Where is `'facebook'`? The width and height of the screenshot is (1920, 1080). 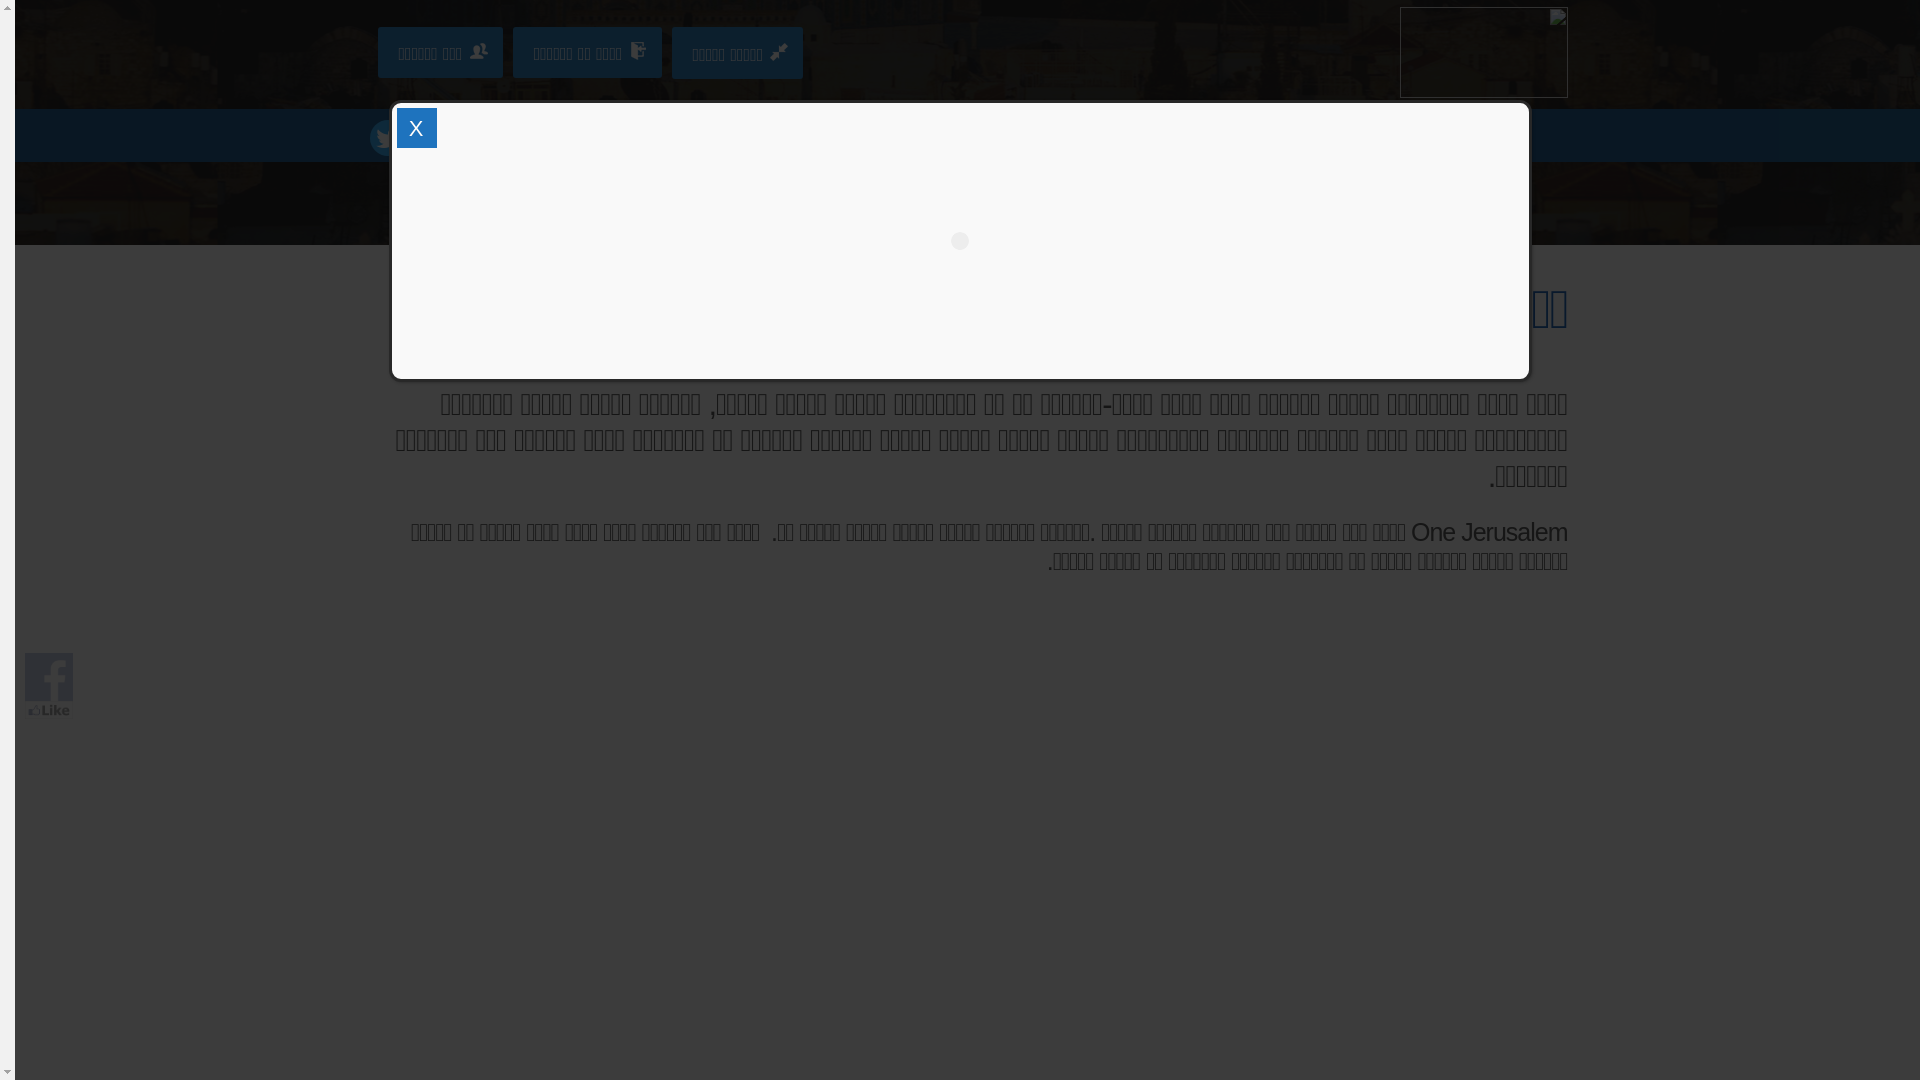 'facebook' is located at coordinates (426, 137).